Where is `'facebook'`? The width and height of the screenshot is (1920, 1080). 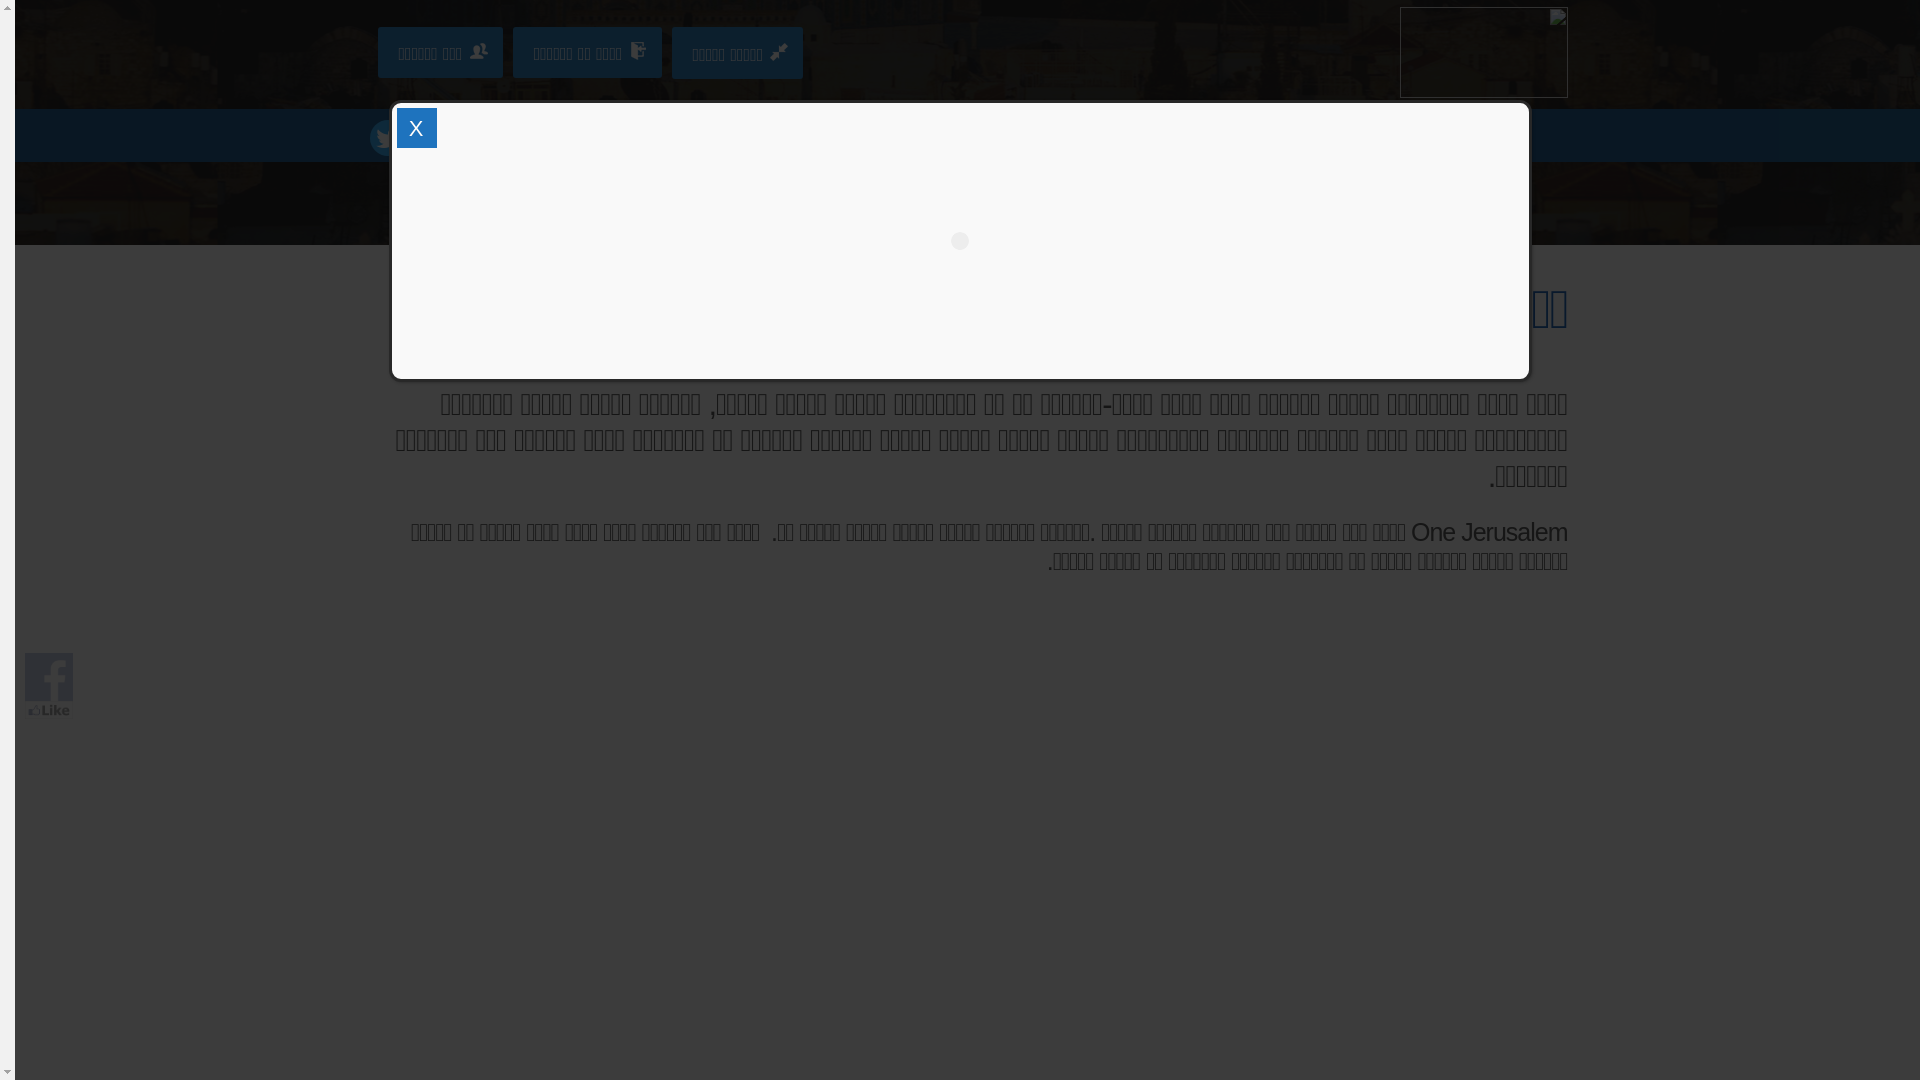 'facebook' is located at coordinates (426, 137).